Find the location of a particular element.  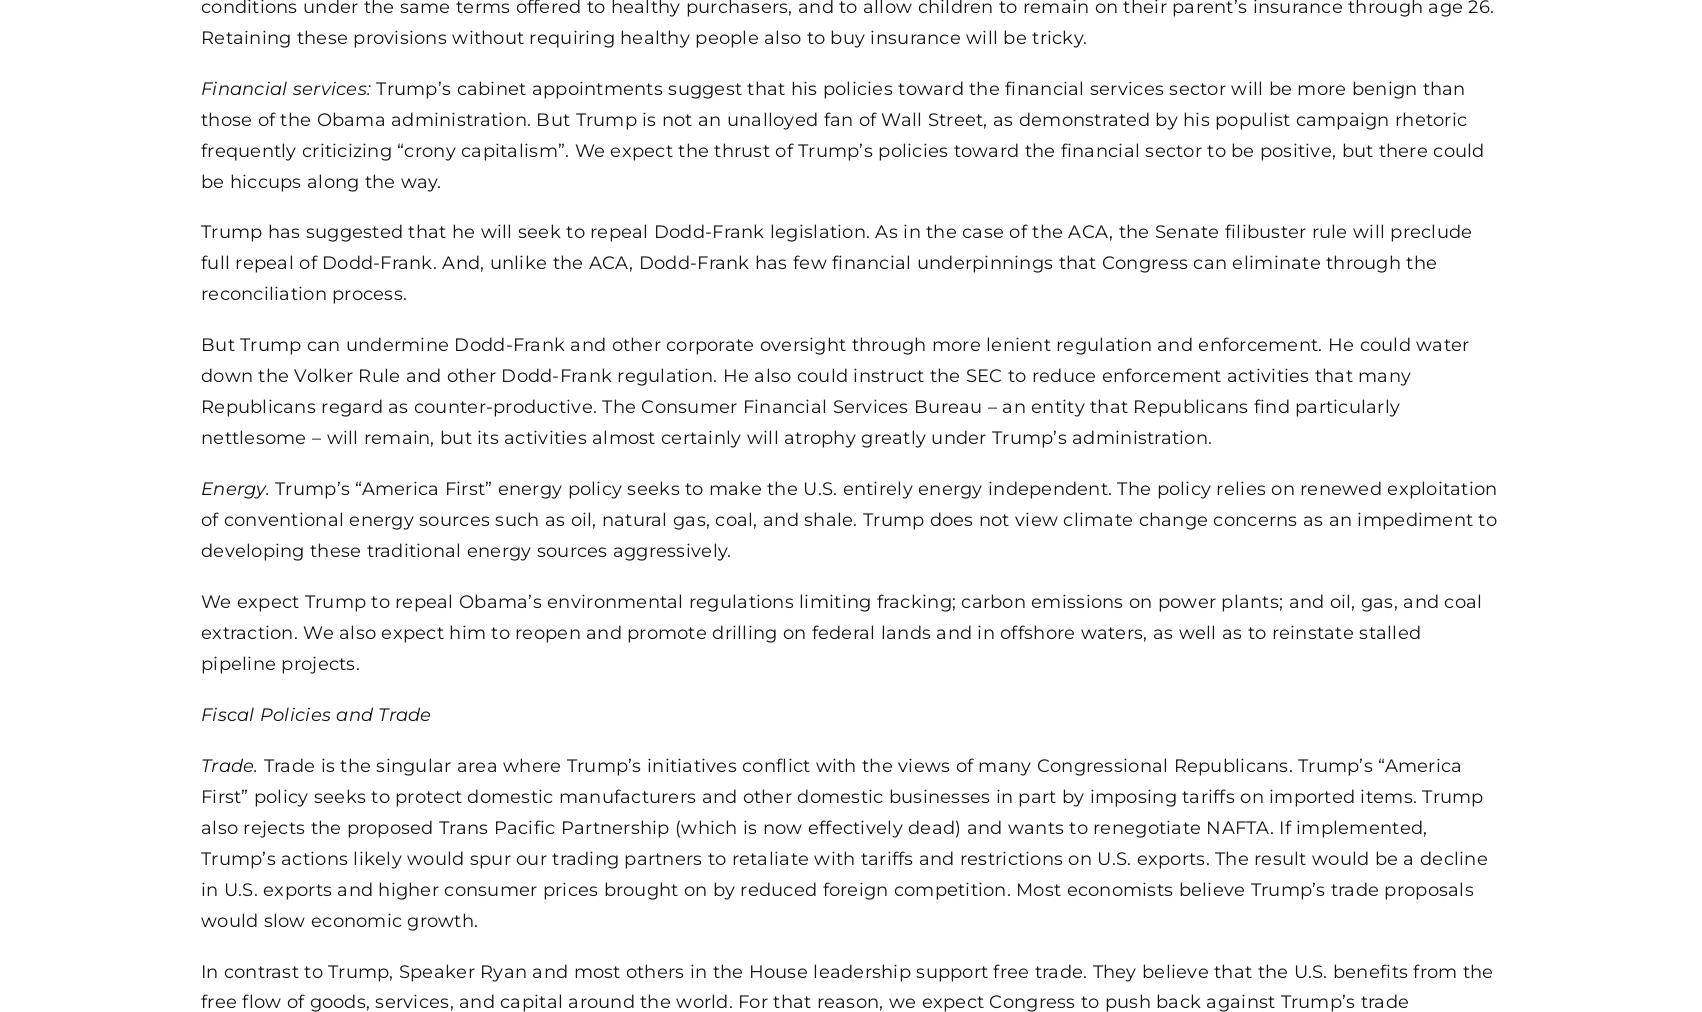

'Financial services:' is located at coordinates (288, 86).